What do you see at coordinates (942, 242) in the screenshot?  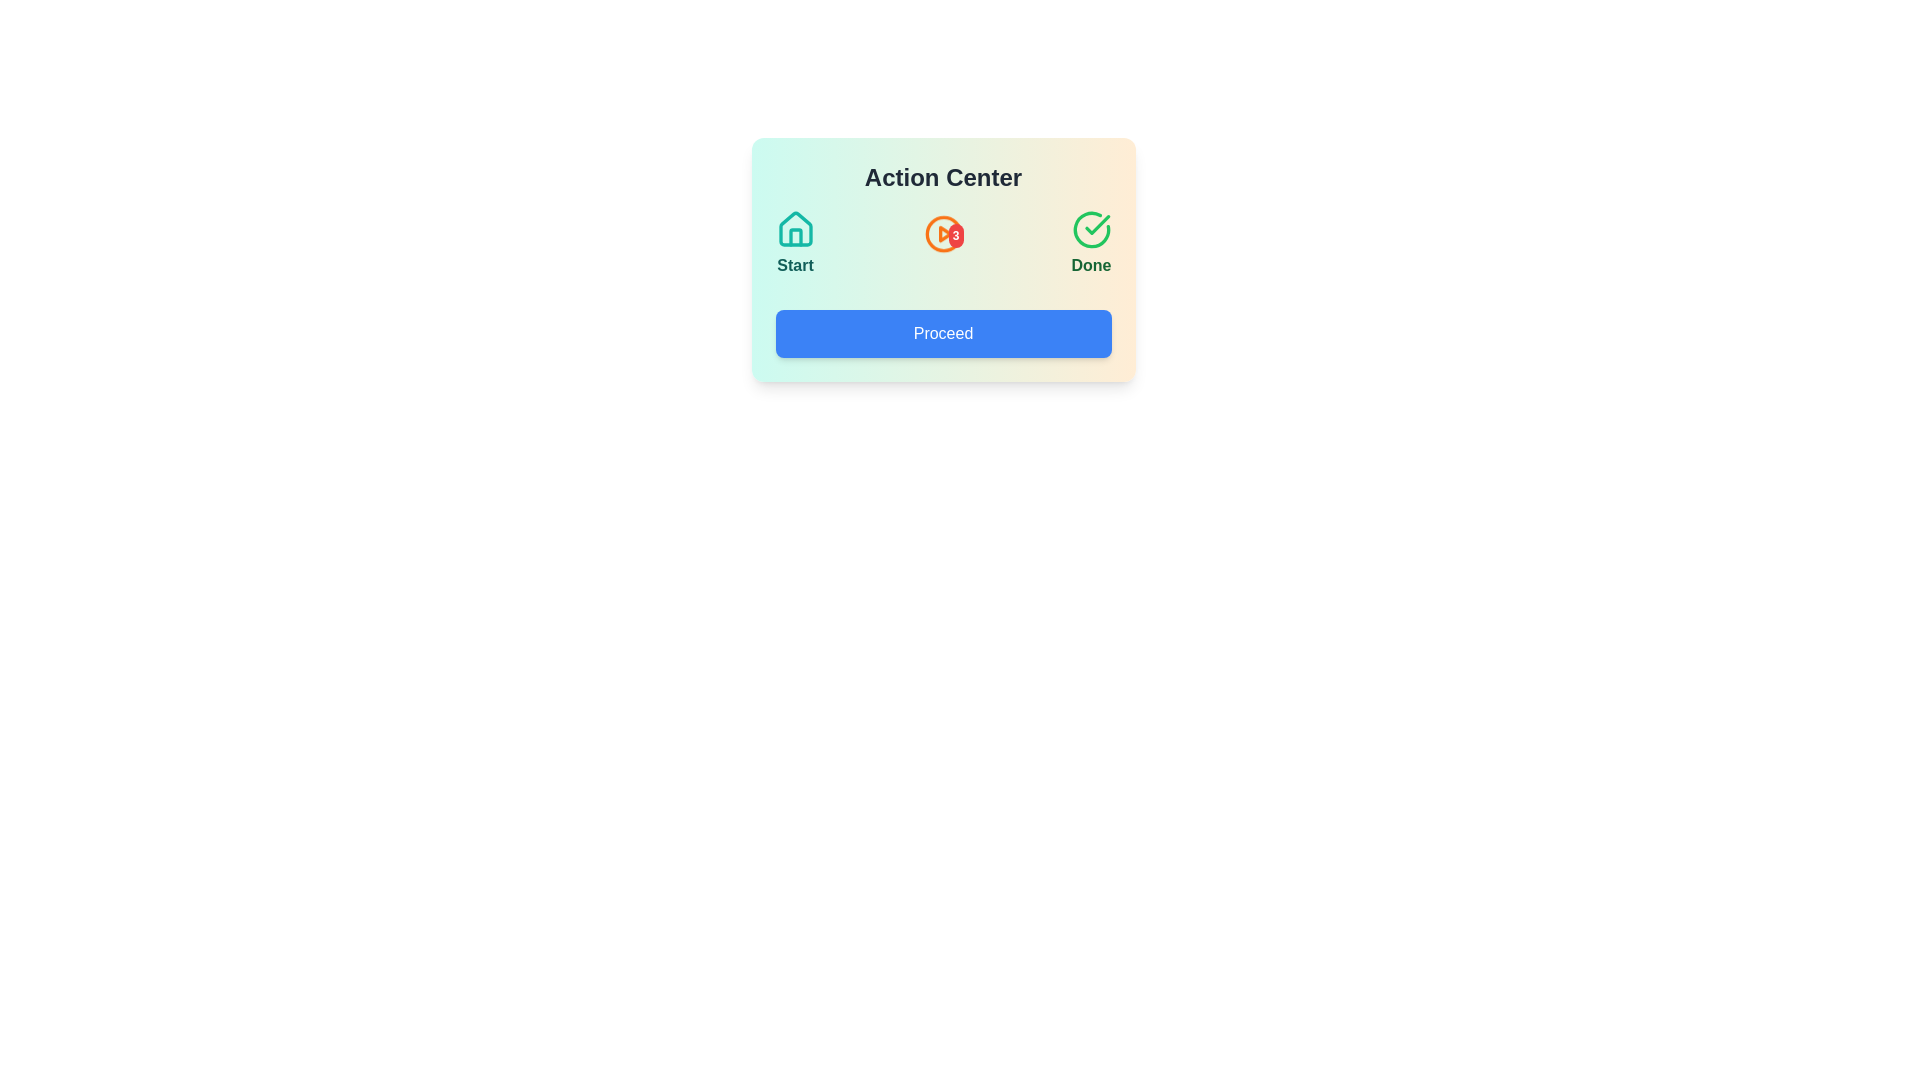 I see `the interactive status indicator labeled '3' located in the 'Action Center', which represents a middle step in a sequence` at bounding box center [942, 242].